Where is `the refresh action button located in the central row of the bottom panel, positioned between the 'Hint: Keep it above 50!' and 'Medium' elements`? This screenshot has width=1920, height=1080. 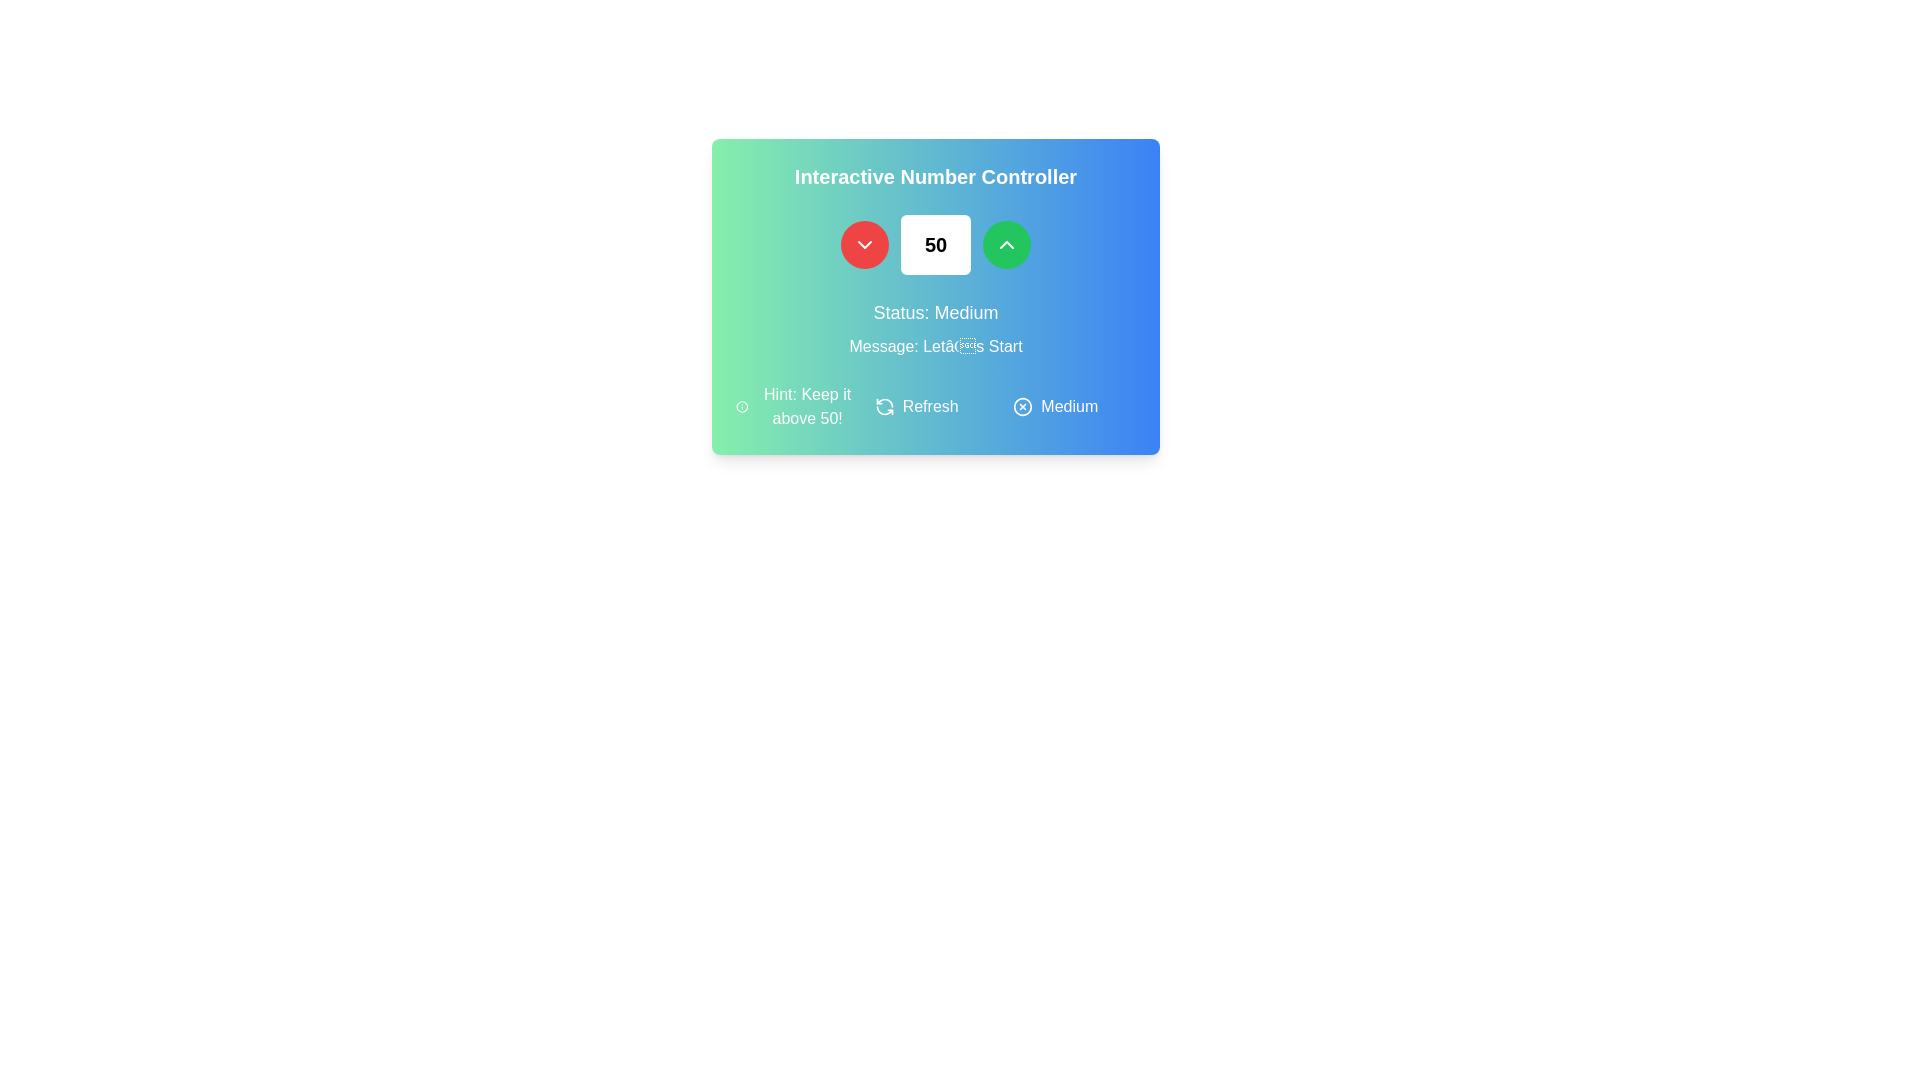 the refresh action button located in the central row of the bottom panel, positioned between the 'Hint: Keep it above 50!' and 'Medium' elements is located at coordinates (935, 406).